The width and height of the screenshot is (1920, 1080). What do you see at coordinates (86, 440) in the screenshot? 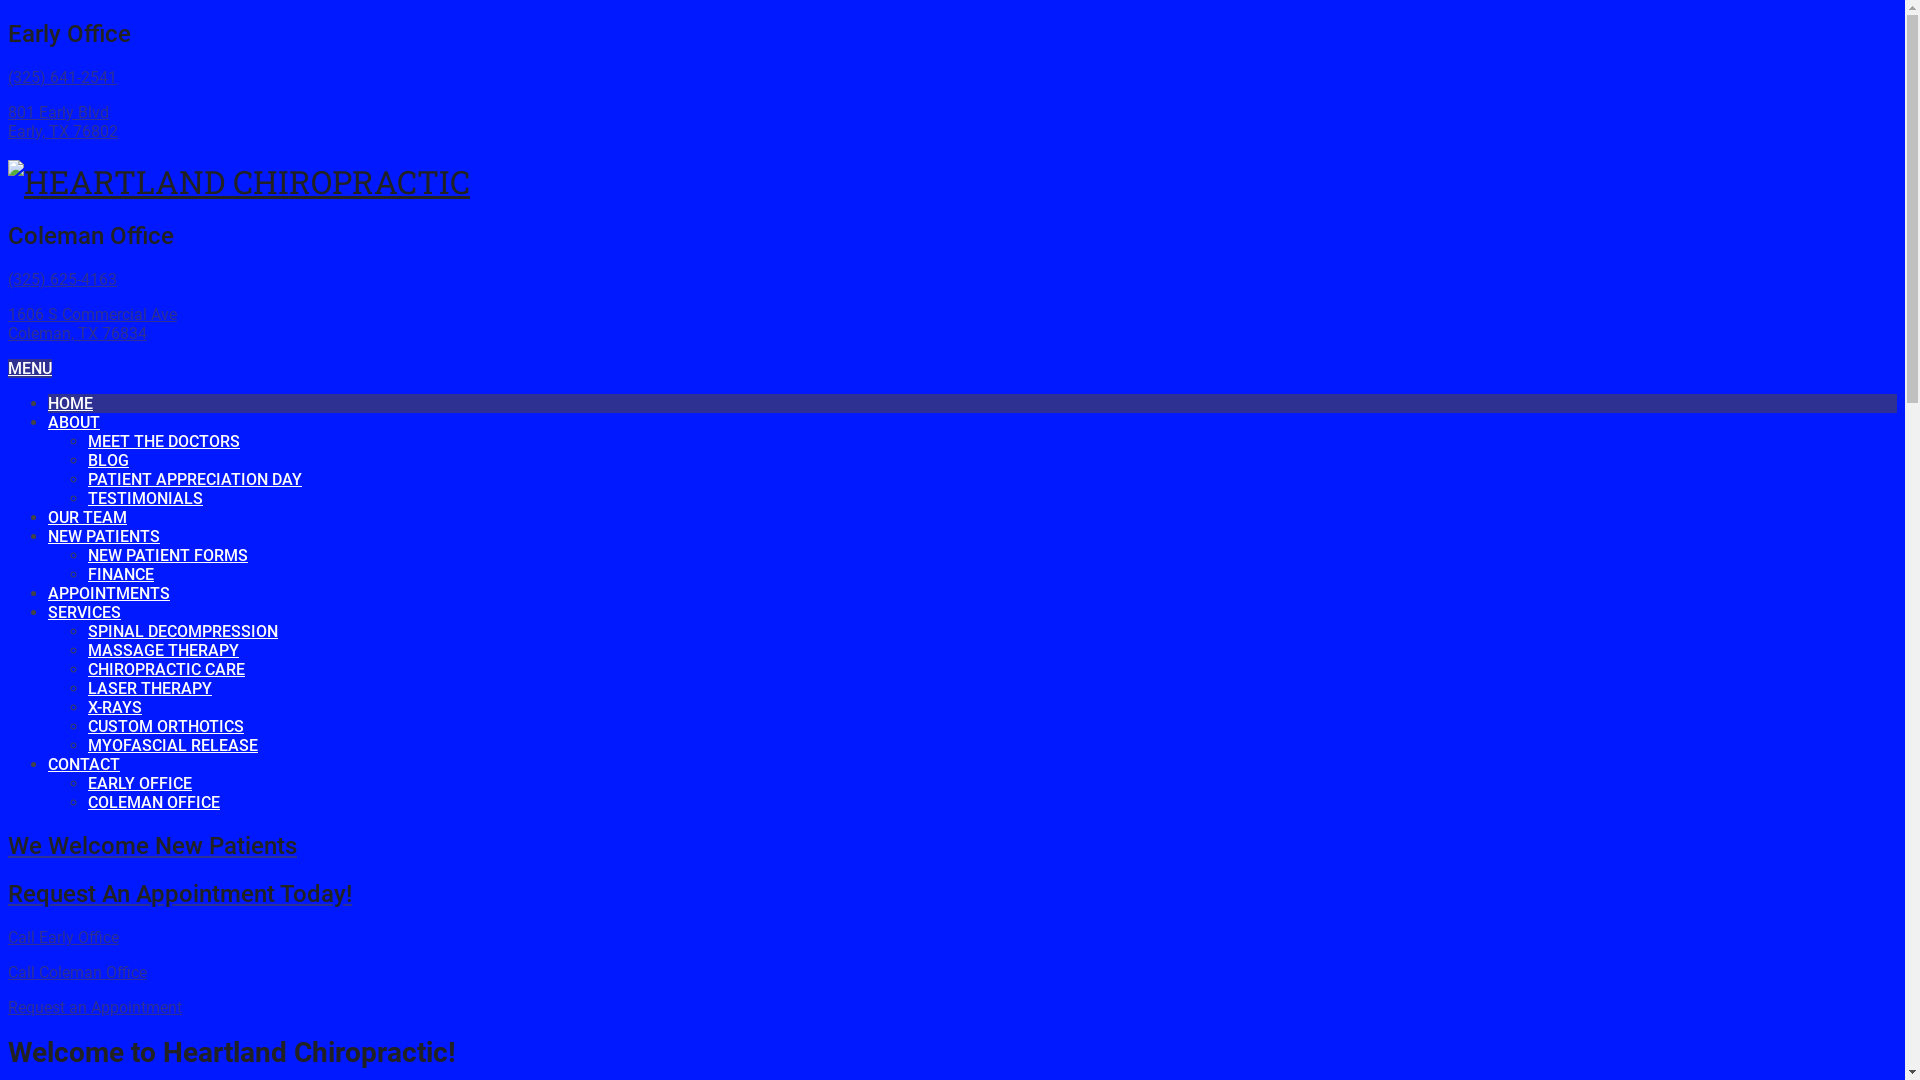
I see `'MEET THE DOCTORS'` at bounding box center [86, 440].